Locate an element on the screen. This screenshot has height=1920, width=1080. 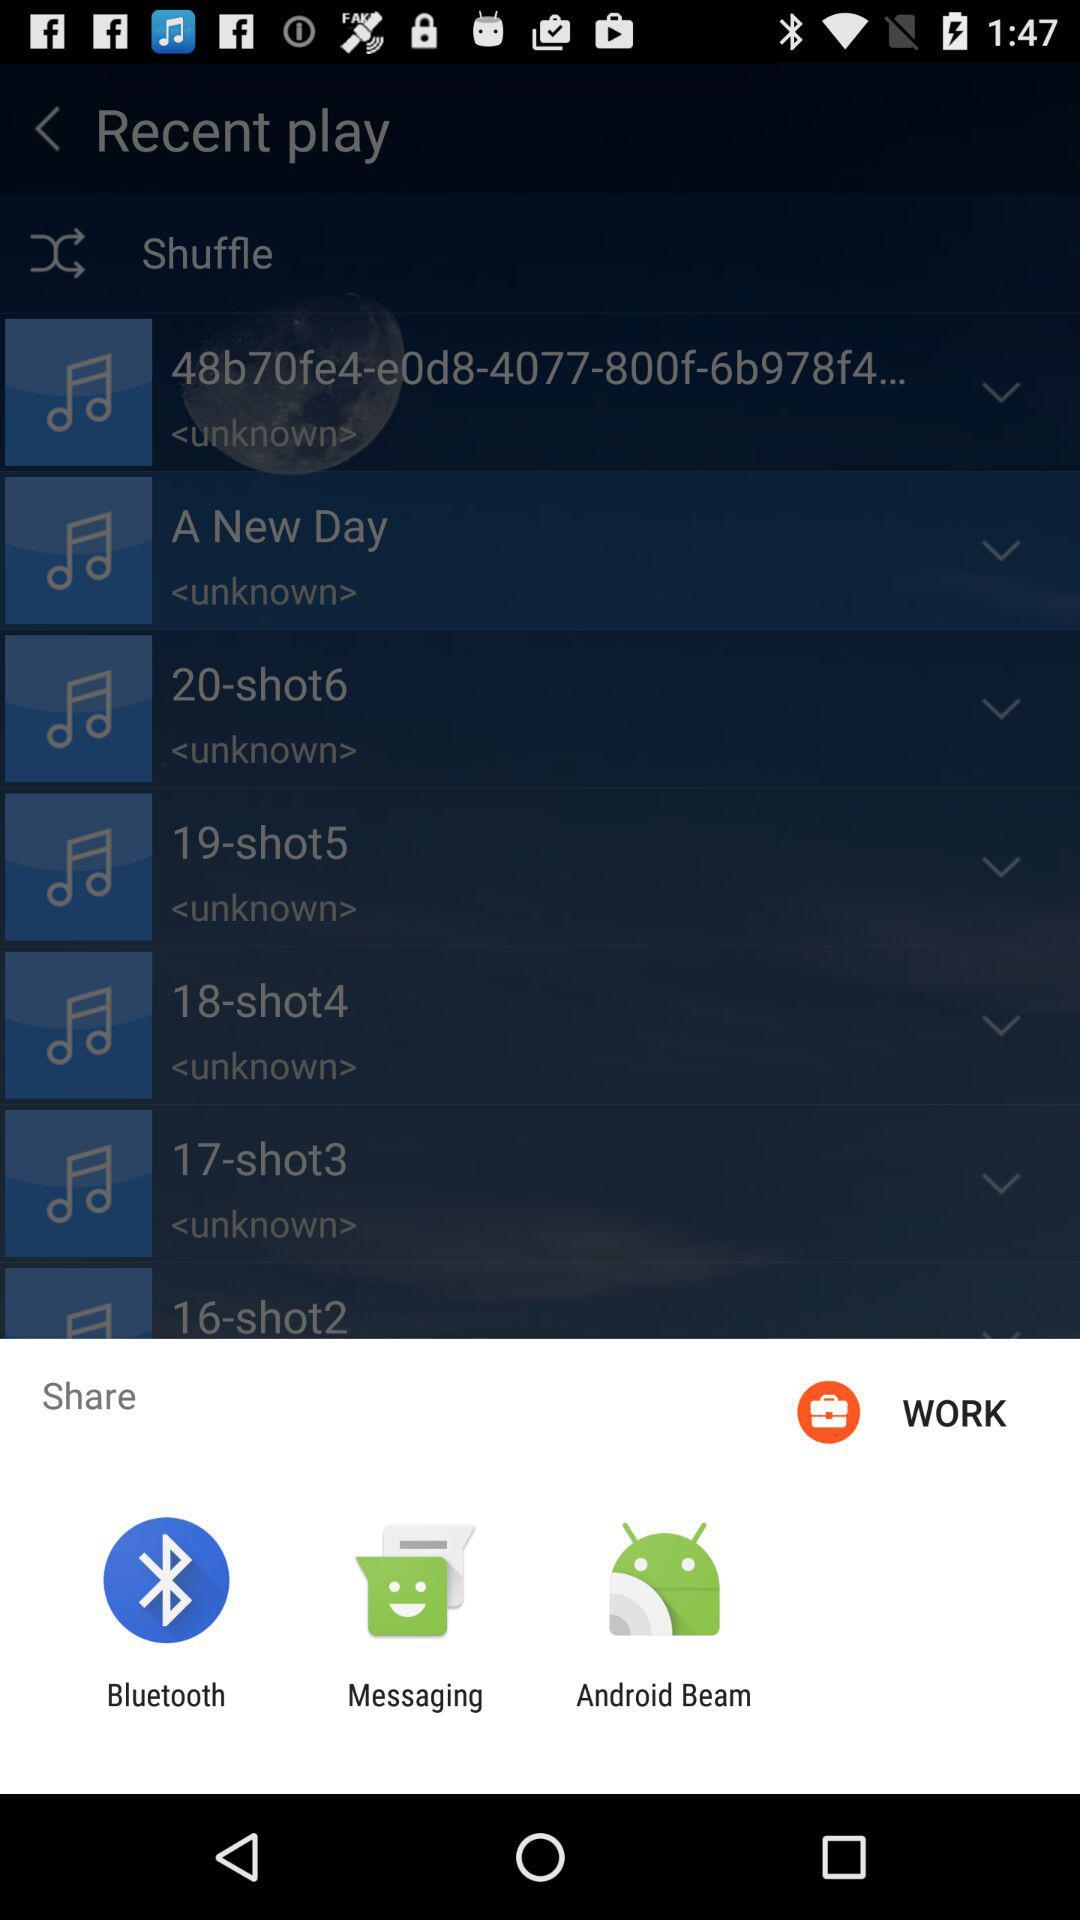
icon to the left of the messaging item is located at coordinates (165, 1711).